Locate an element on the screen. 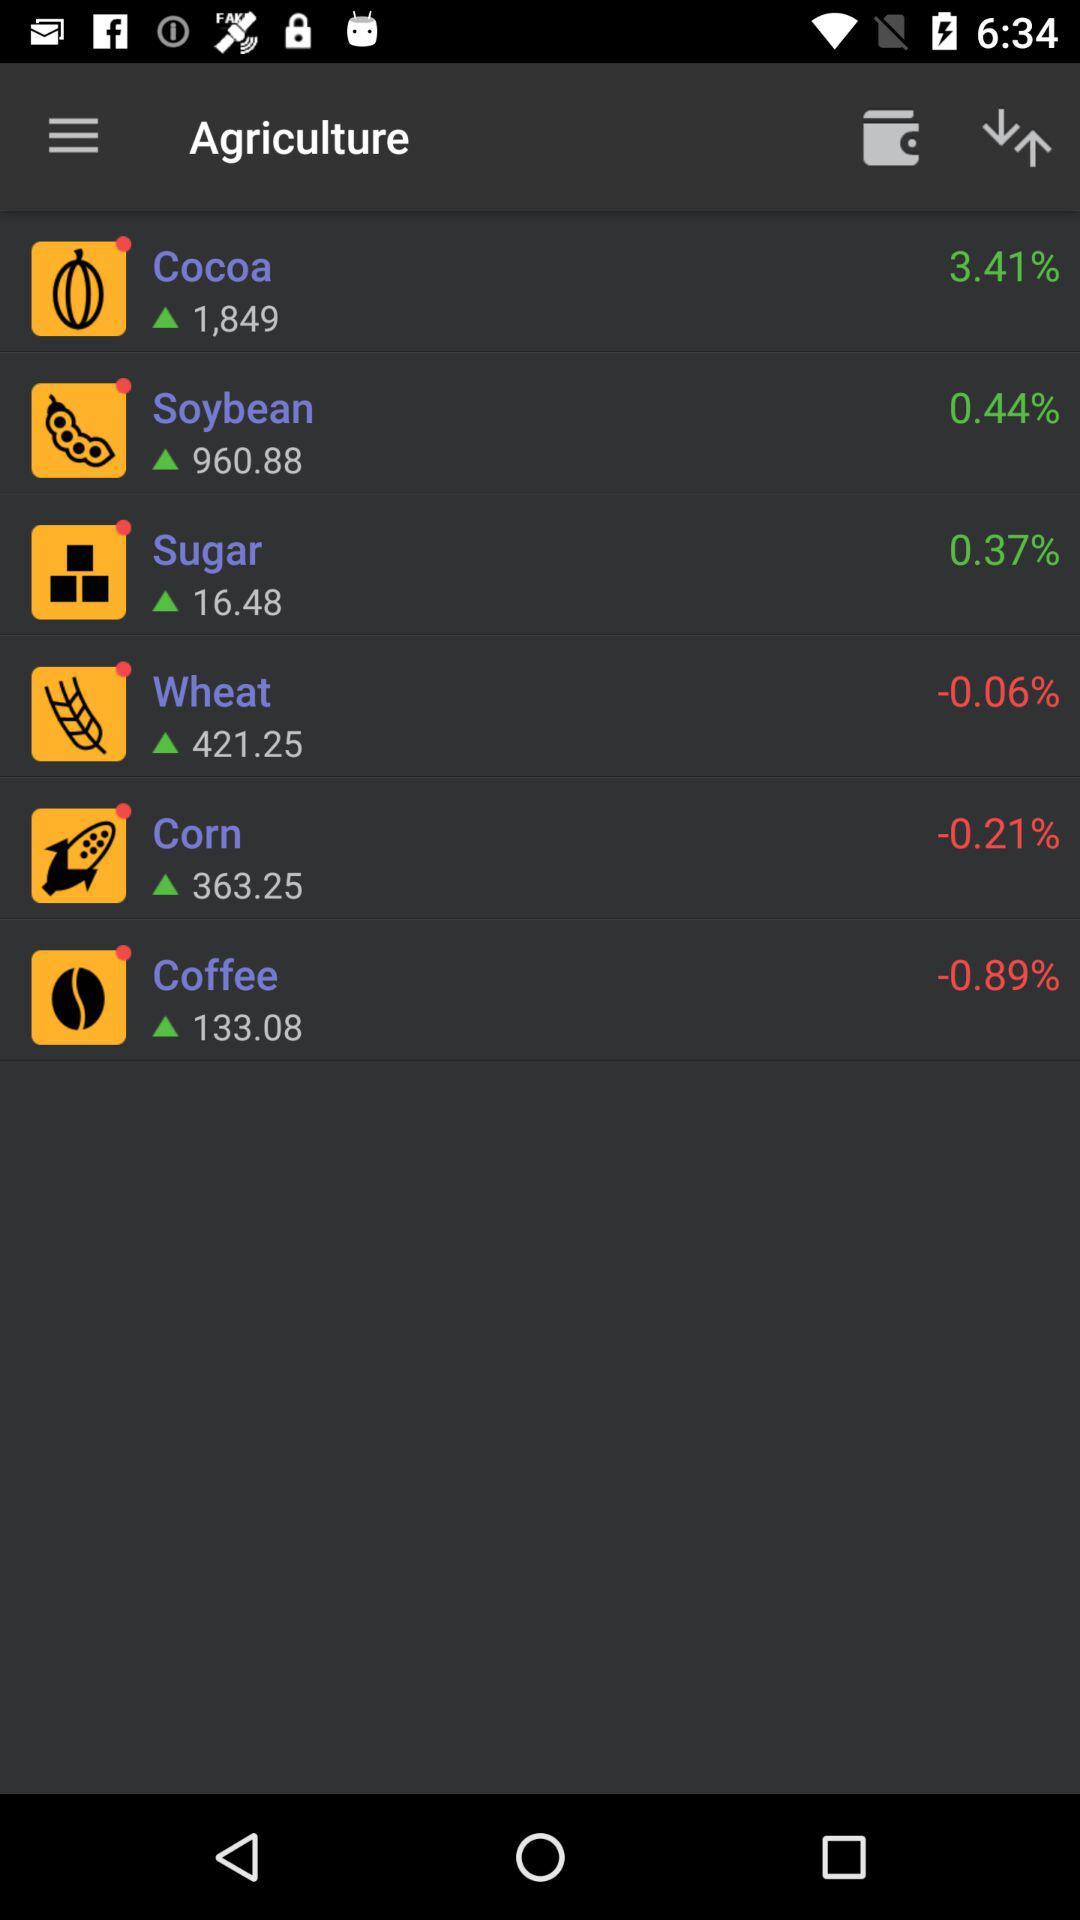 The width and height of the screenshot is (1080, 1920). sort stocks is located at coordinates (1017, 135).